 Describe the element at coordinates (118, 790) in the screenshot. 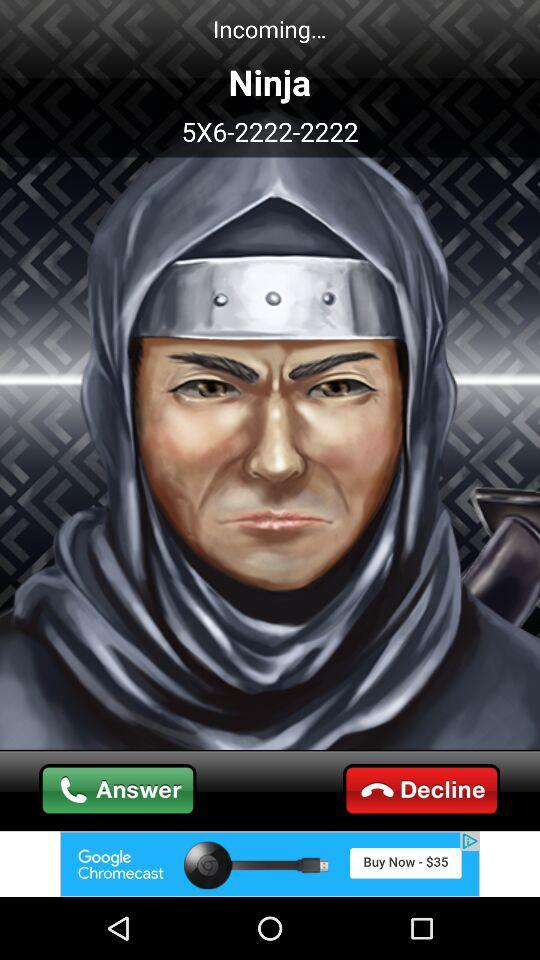

I see `answer phone call` at that location.